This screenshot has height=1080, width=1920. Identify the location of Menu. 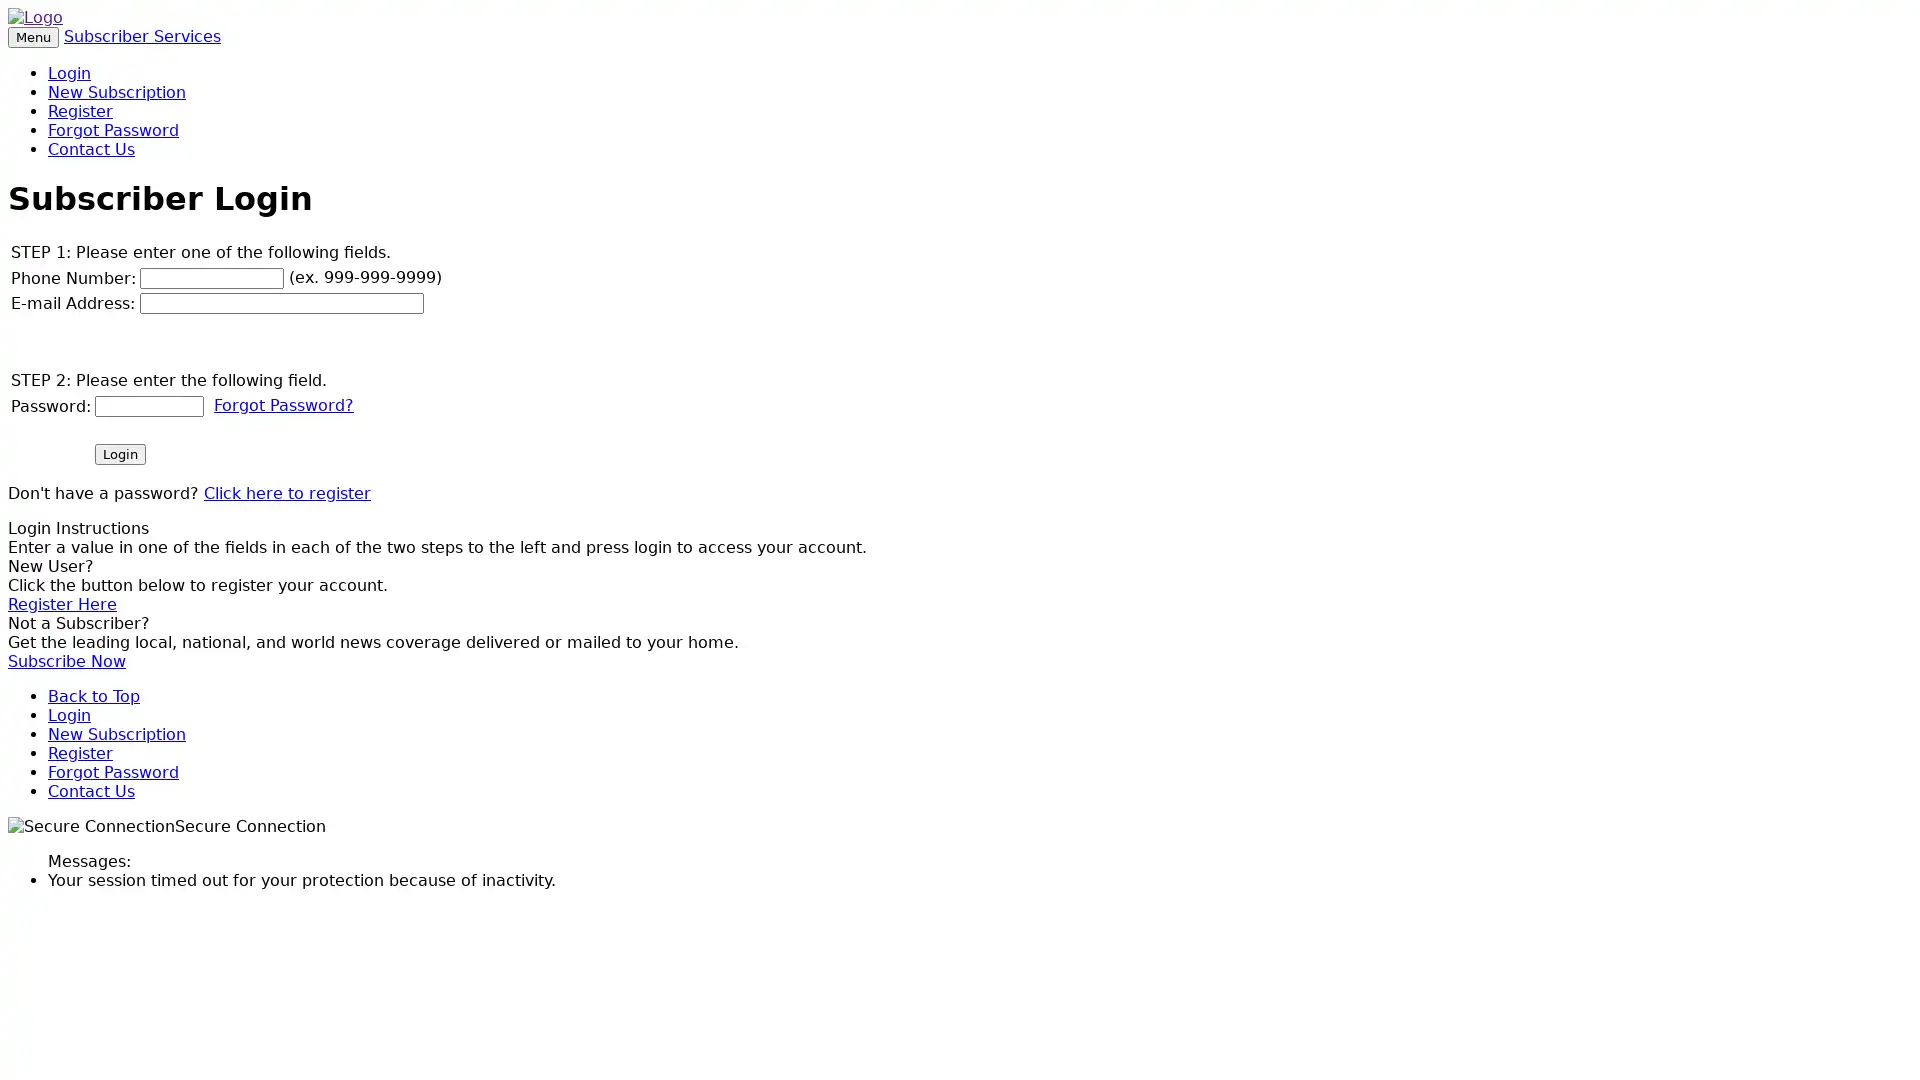
(33, 37).